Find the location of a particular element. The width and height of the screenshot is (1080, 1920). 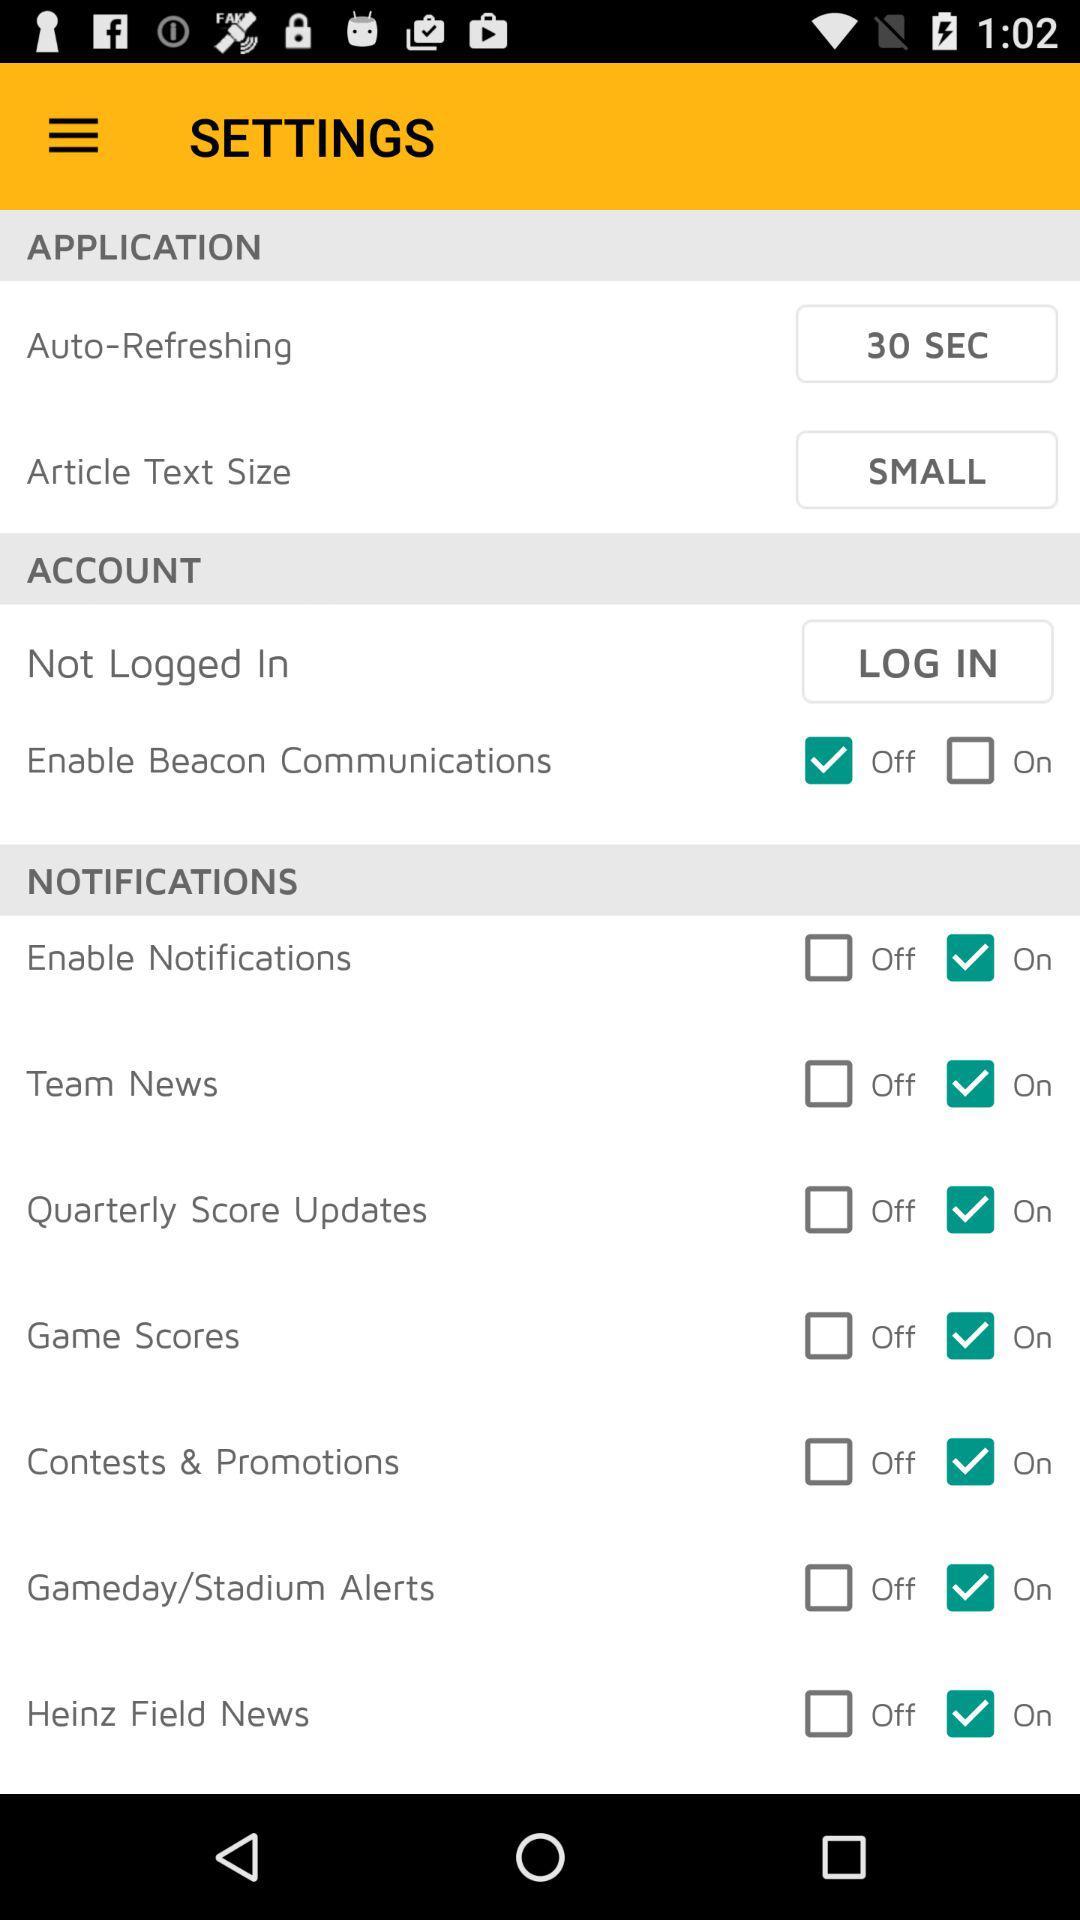

the item below small item is located at coordinates (927, 661).